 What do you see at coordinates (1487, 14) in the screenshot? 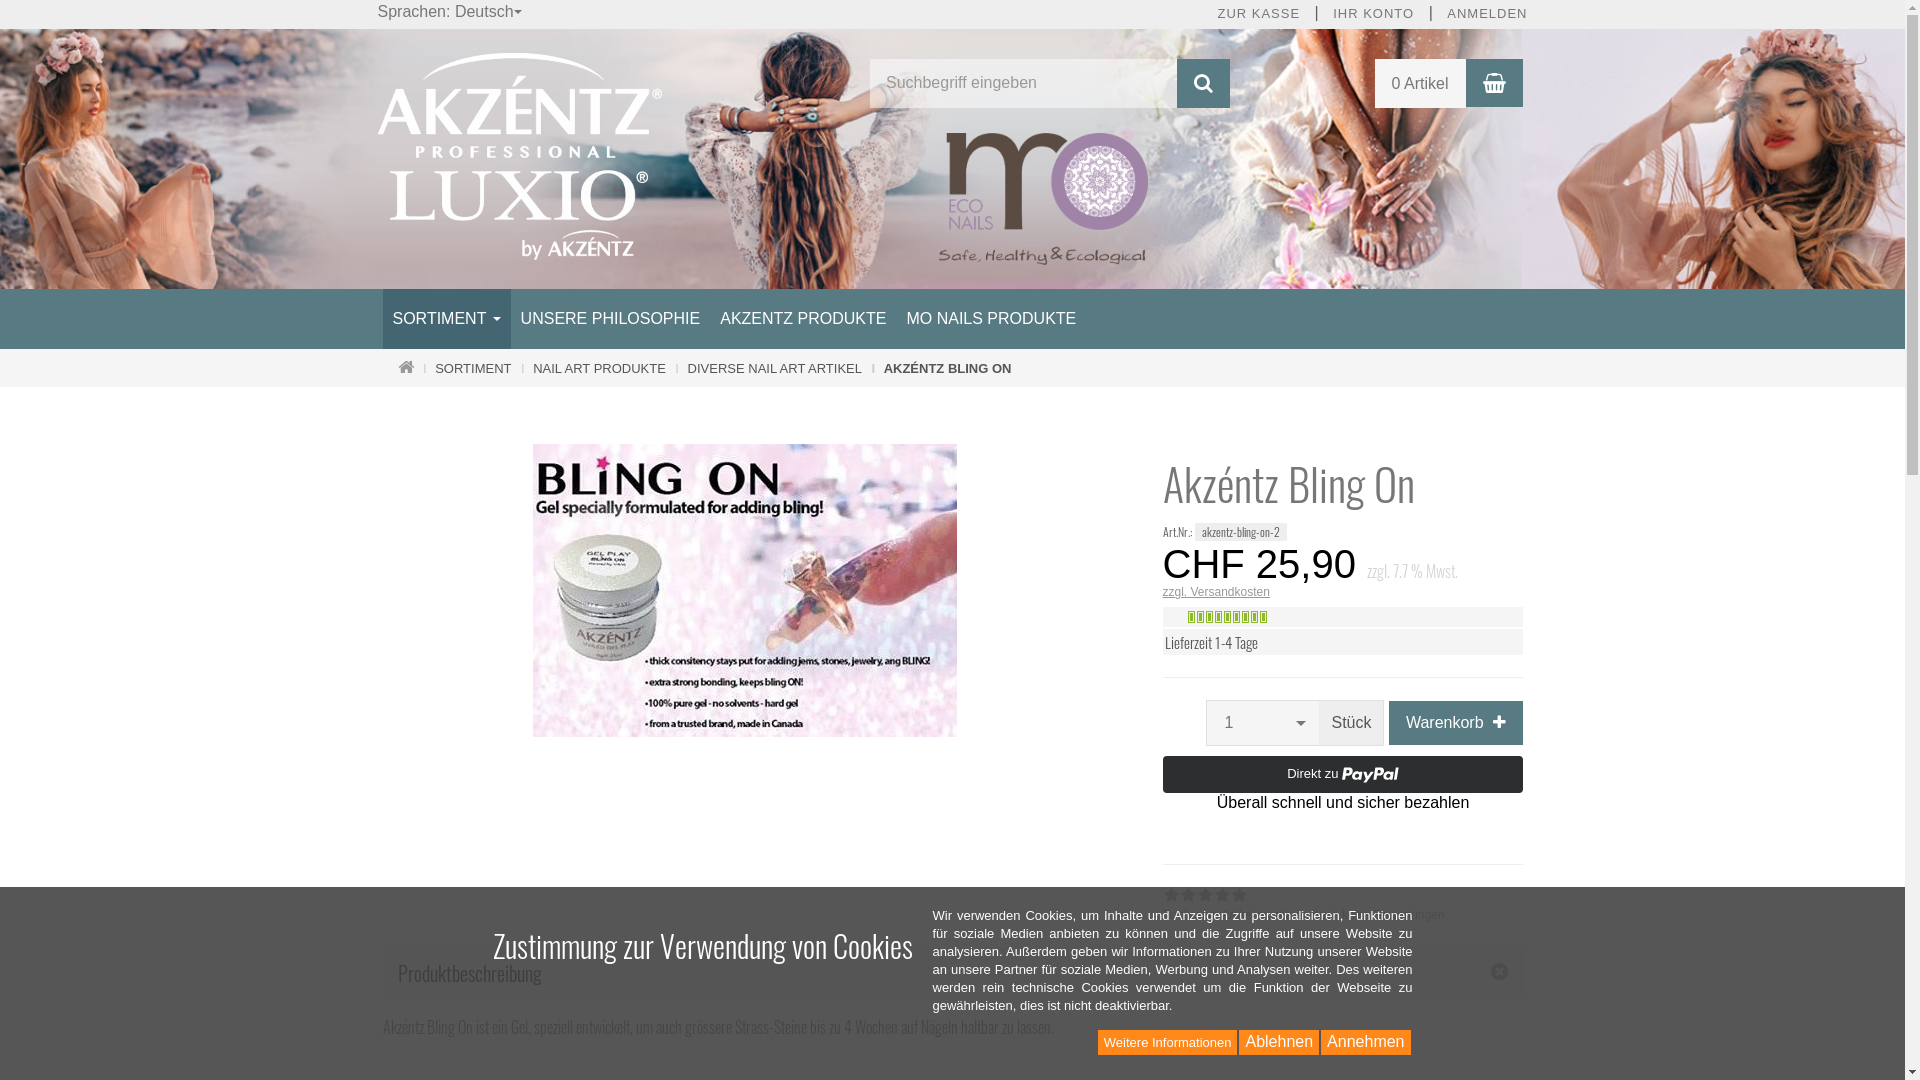
I see `'ANMELDEN'` at bounding box center [1487, 14].